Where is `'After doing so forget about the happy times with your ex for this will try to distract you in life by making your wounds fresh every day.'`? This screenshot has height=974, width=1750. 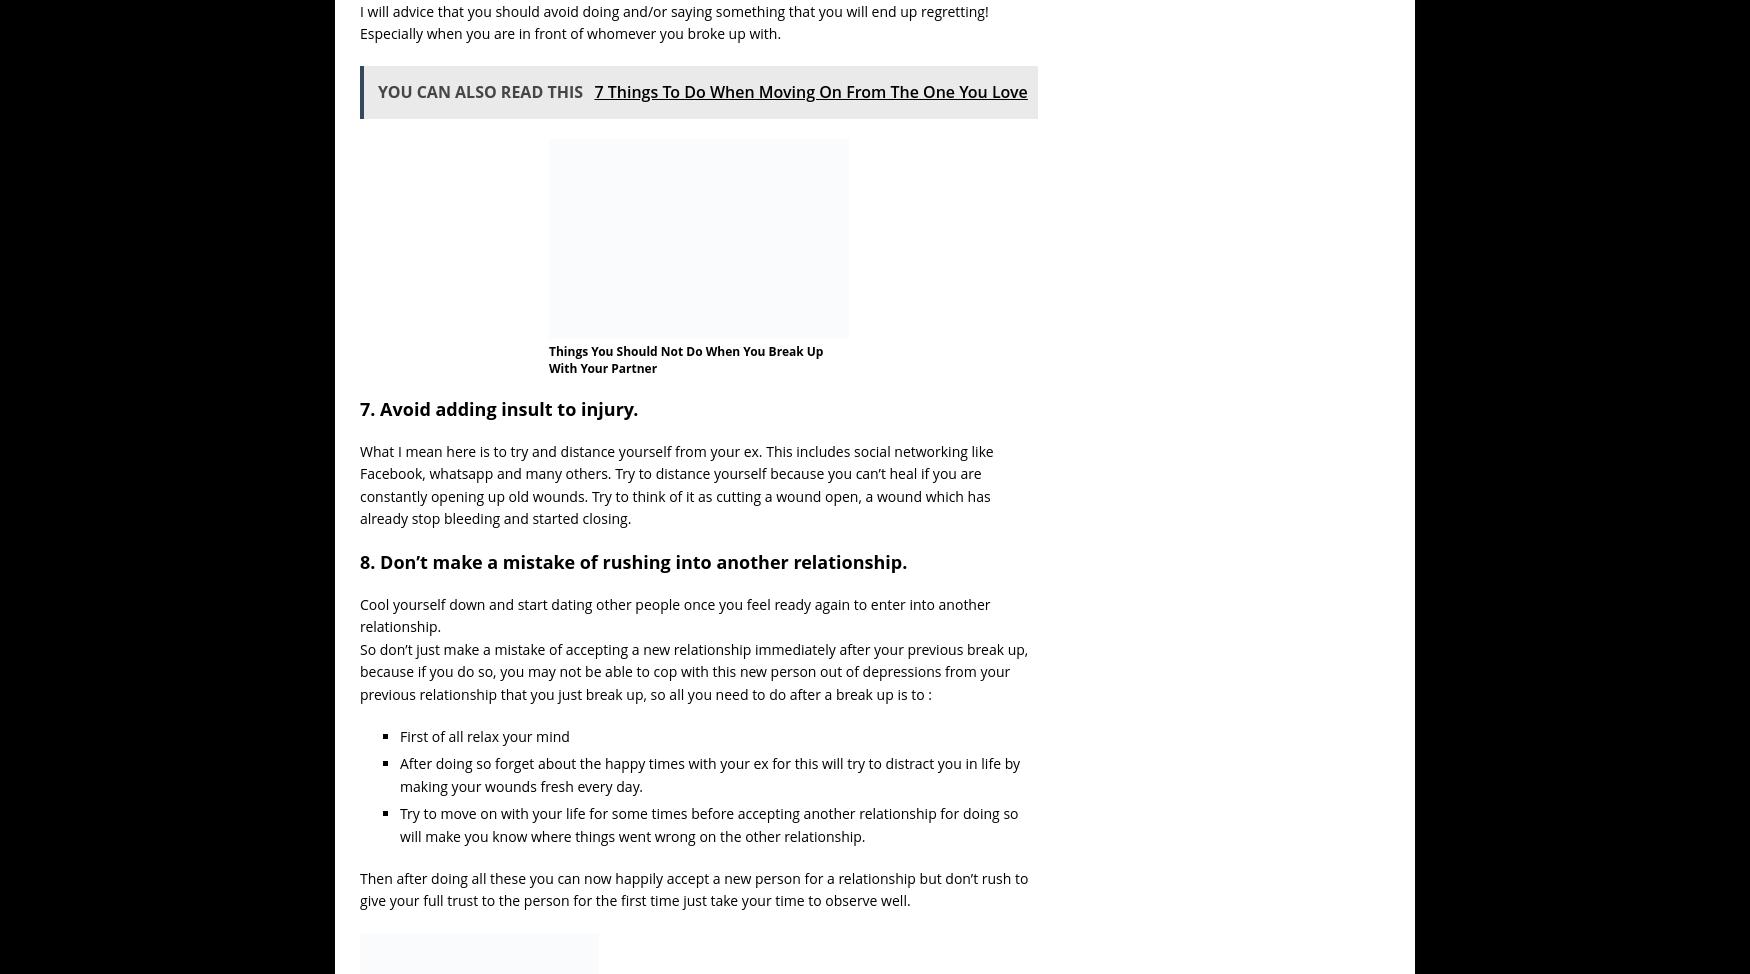
'After doing so forget about the happy times with your ex for this will try to distract you in life by making your wounds fresh every day.' is located at coordinates (709, 773).